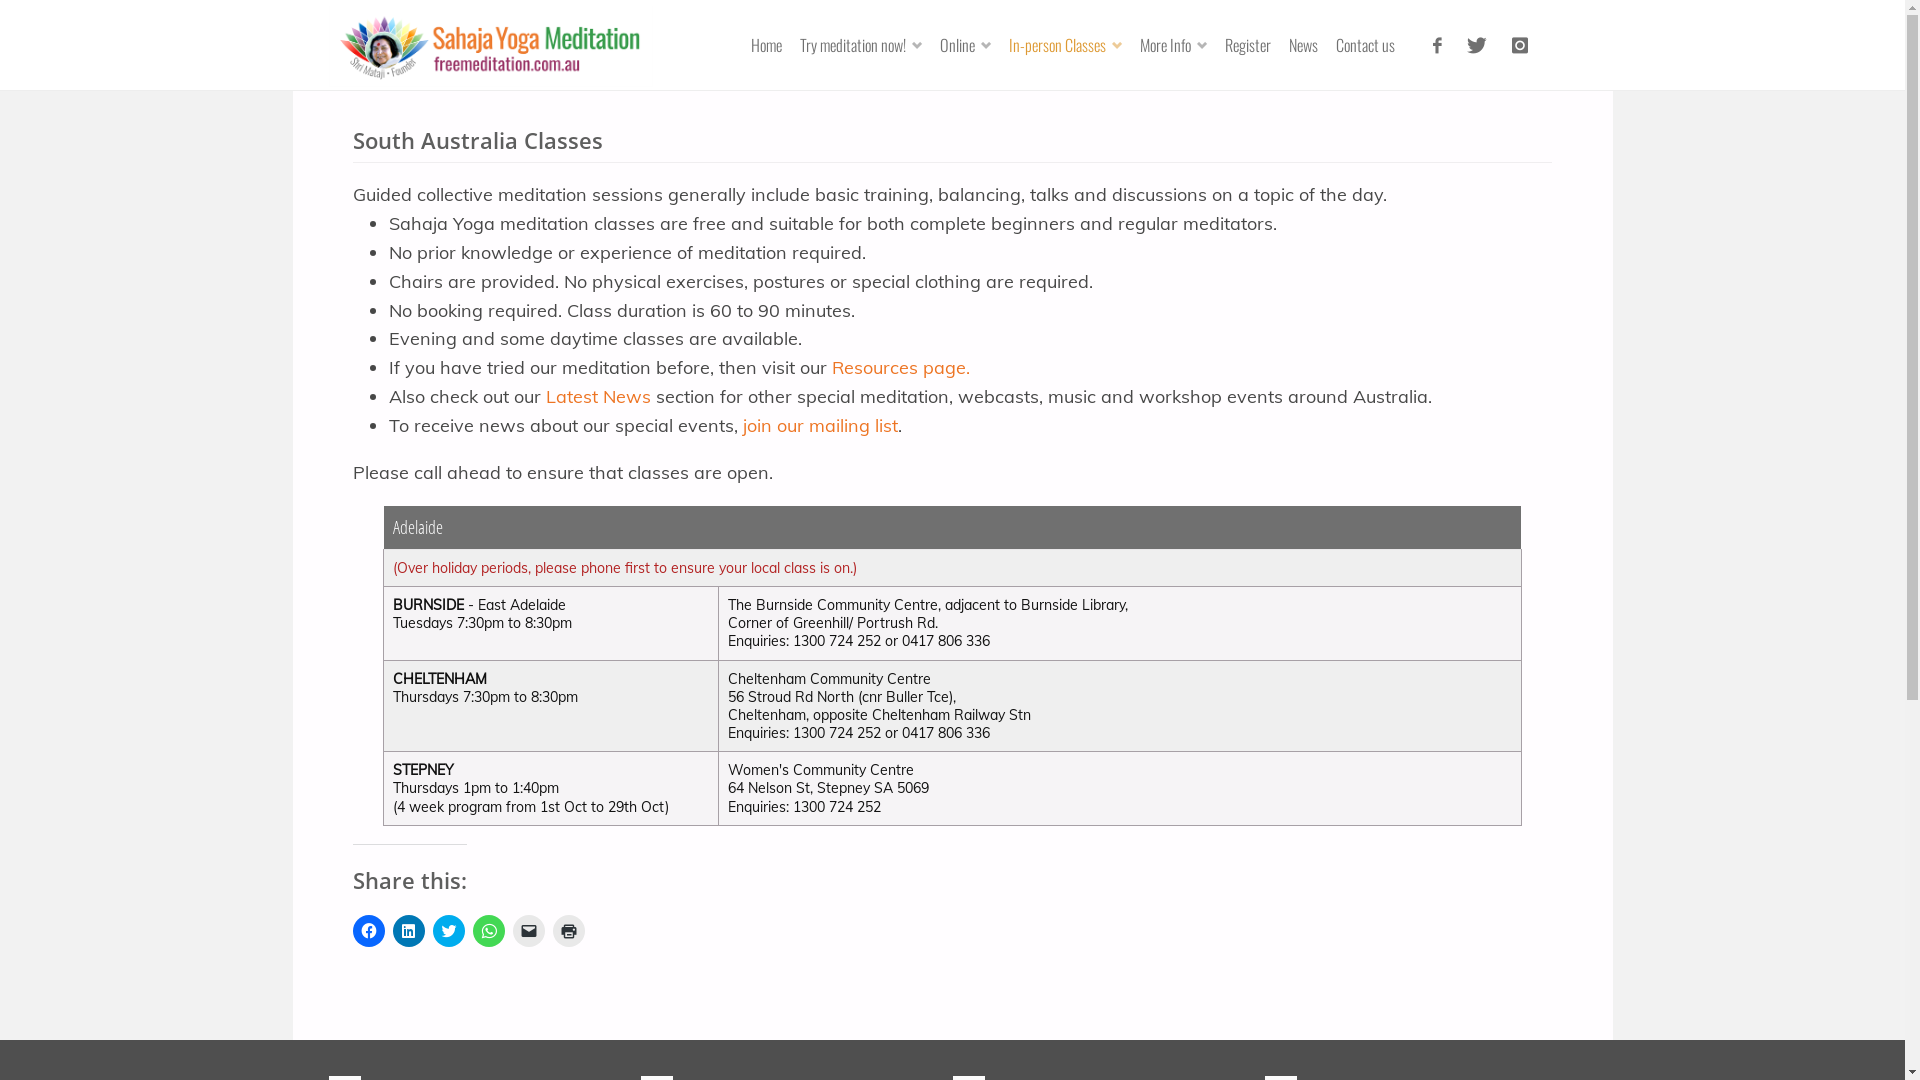  Describe the element at coordinates (489, 930) in the screenshot. I see `'Click to share on WhatsApp (Opens in new window)'` at that location.